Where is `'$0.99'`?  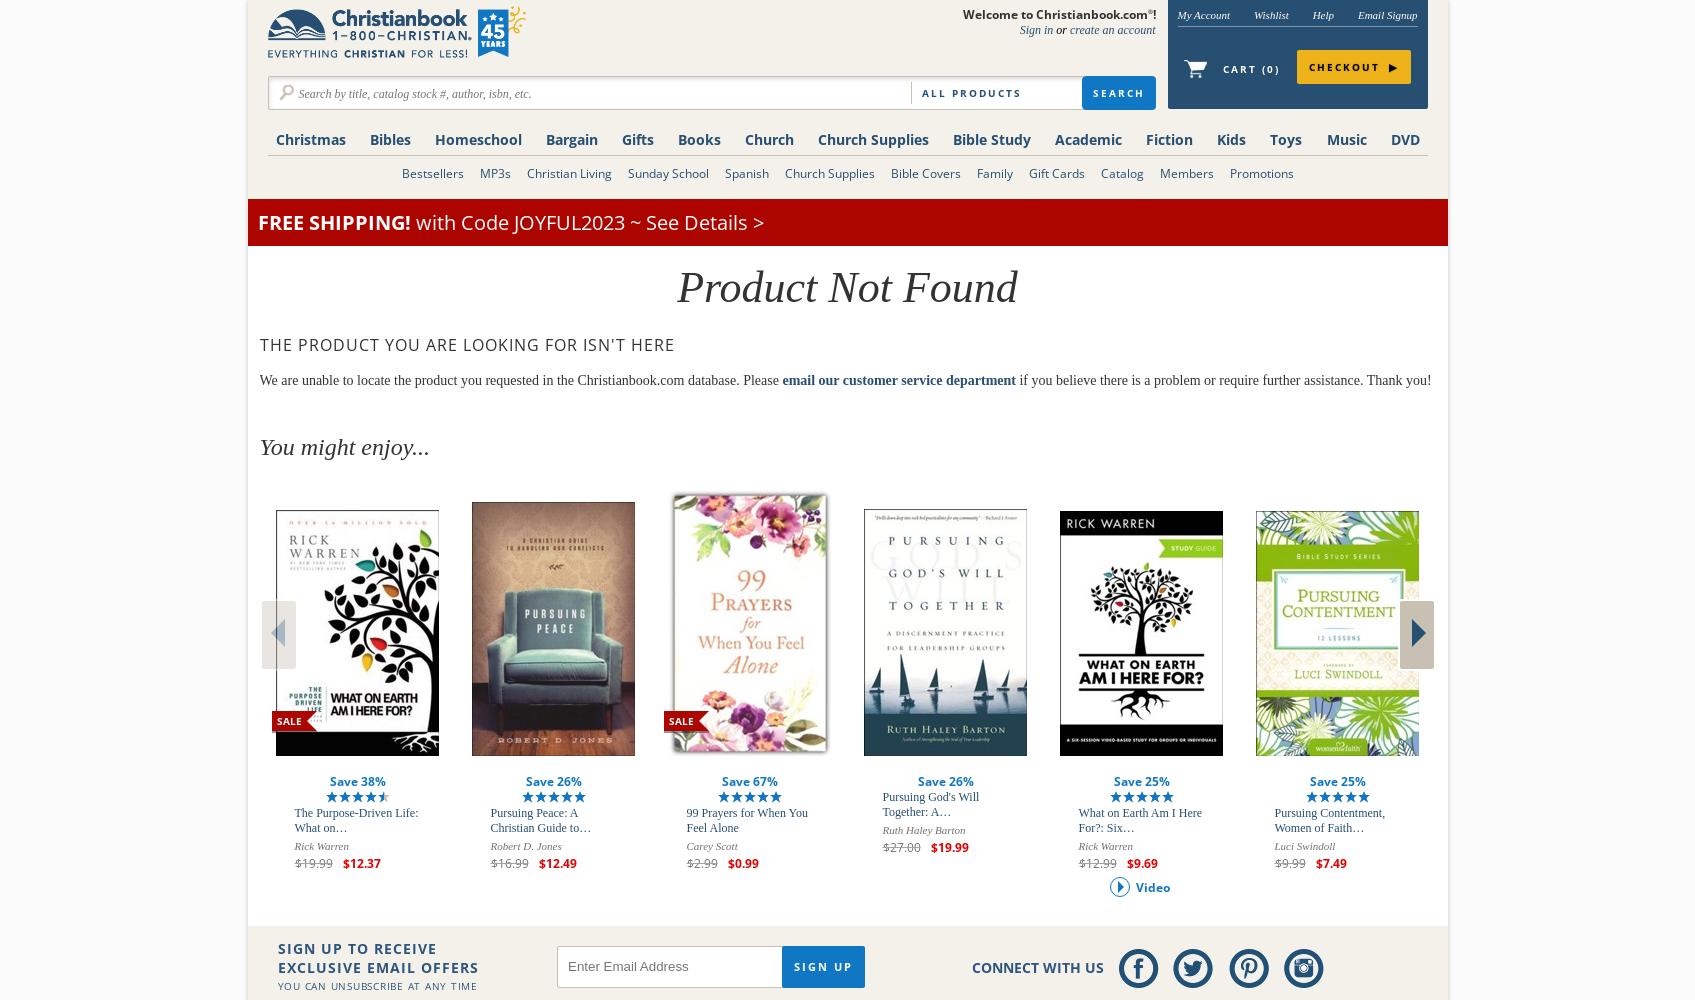
'$0.99' is located at coordinates (741, 862).